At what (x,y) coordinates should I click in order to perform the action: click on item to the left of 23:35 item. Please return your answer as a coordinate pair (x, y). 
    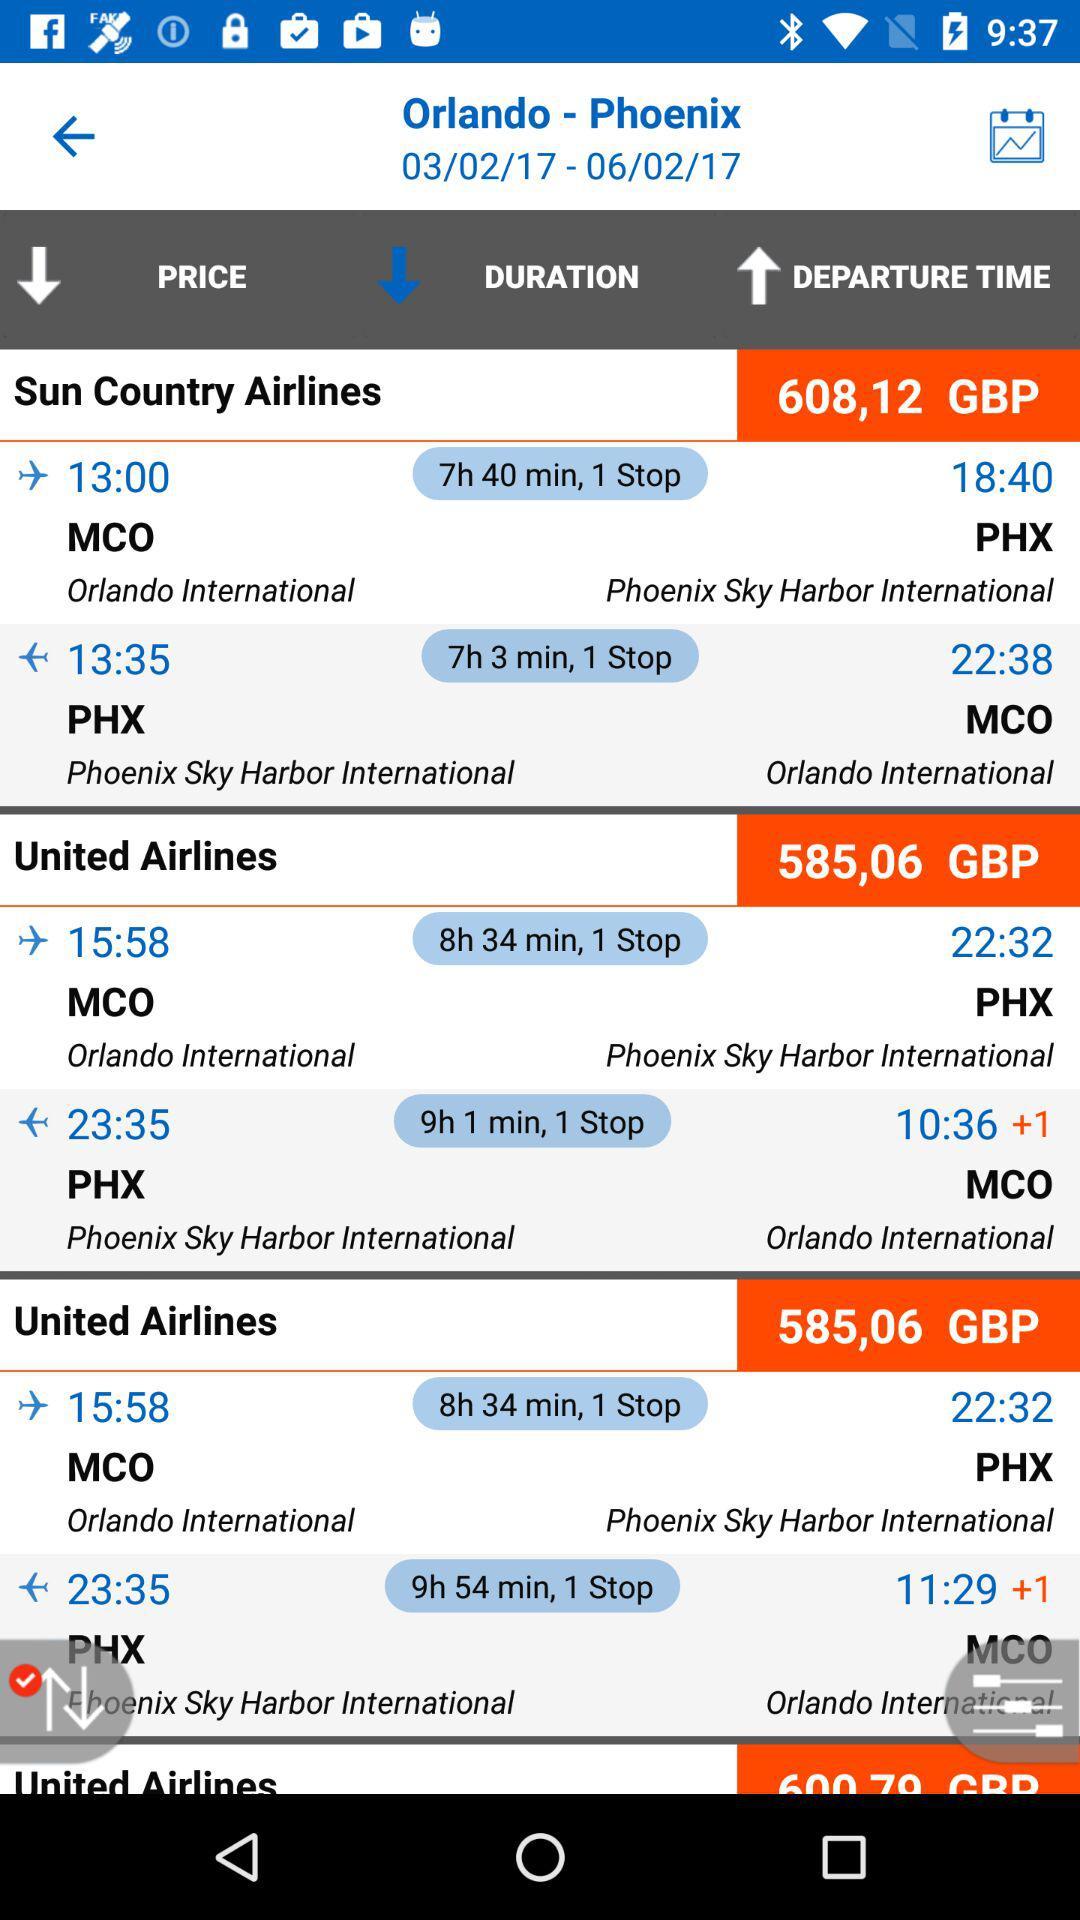
    Looking at the image, I should click on (33, 1156).